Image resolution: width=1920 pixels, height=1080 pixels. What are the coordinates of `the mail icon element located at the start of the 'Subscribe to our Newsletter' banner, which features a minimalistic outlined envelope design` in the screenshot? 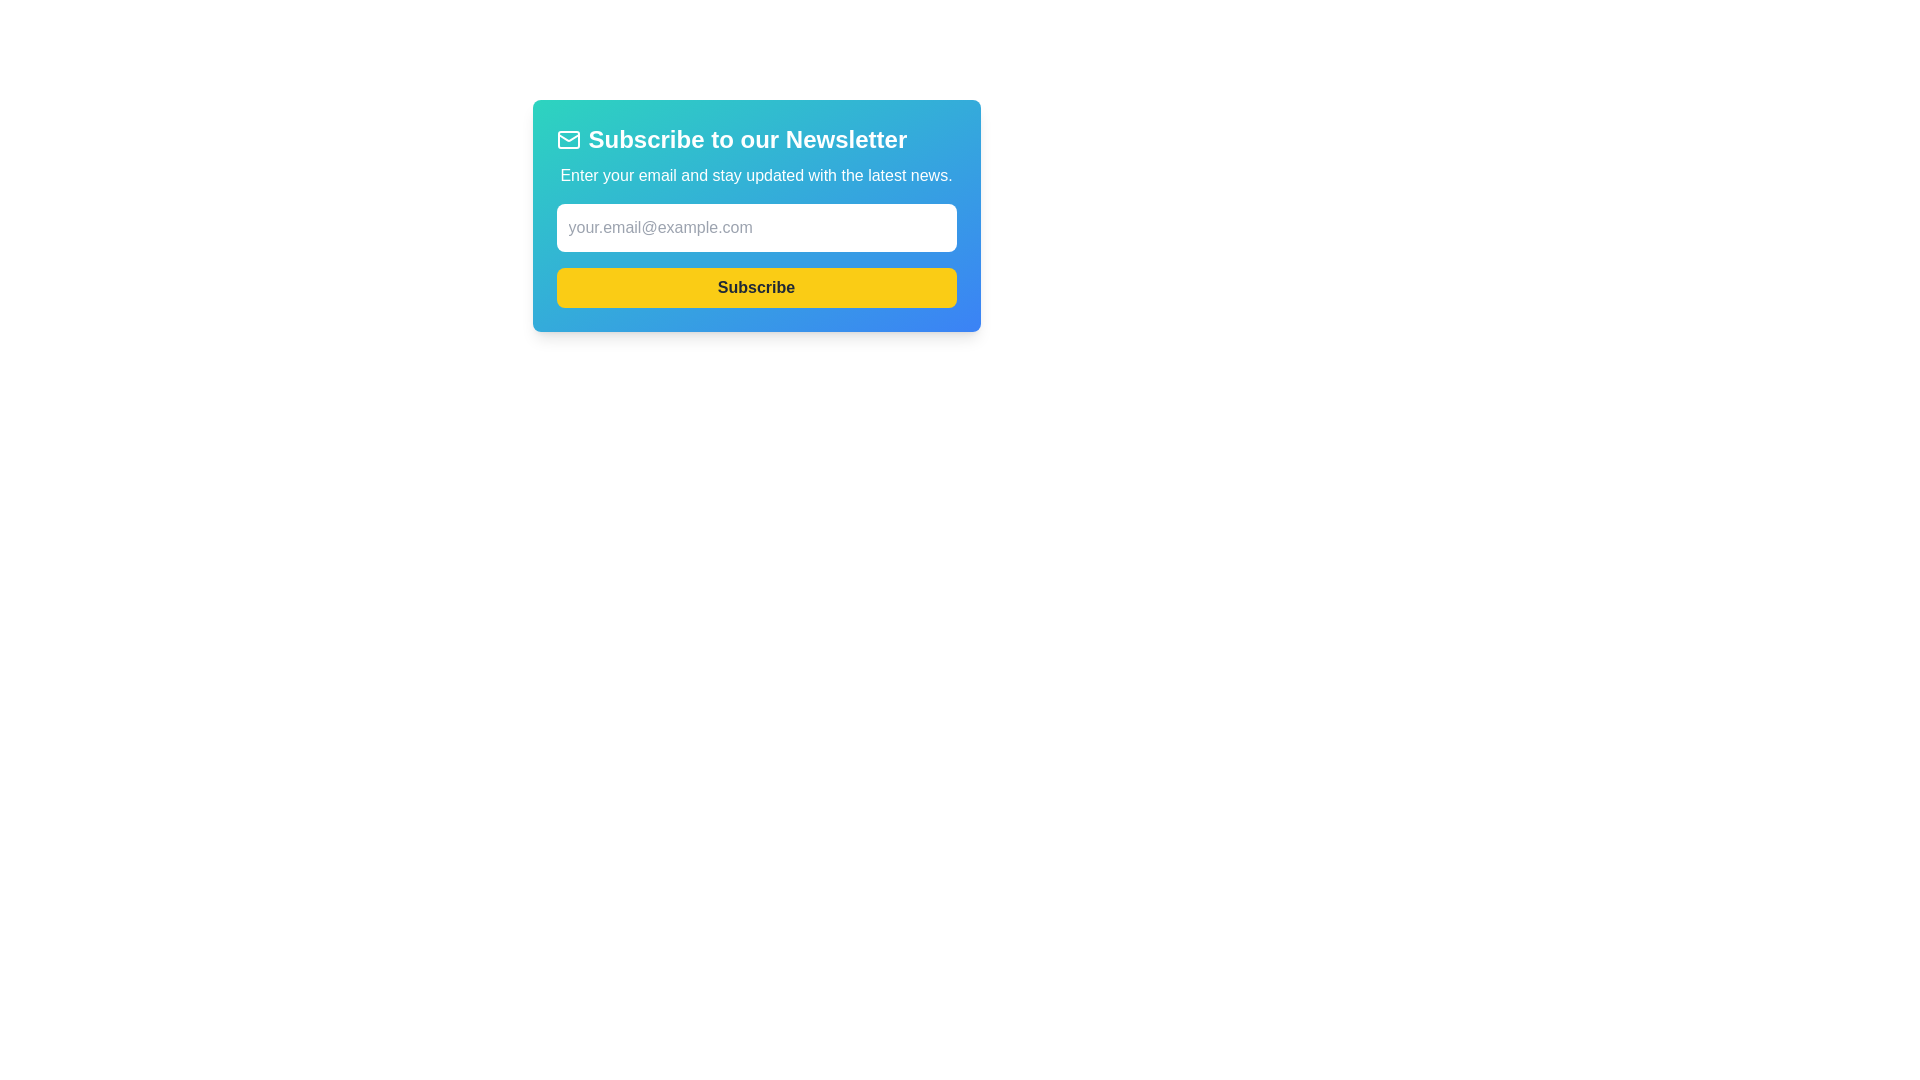 It's located at (567, 138).